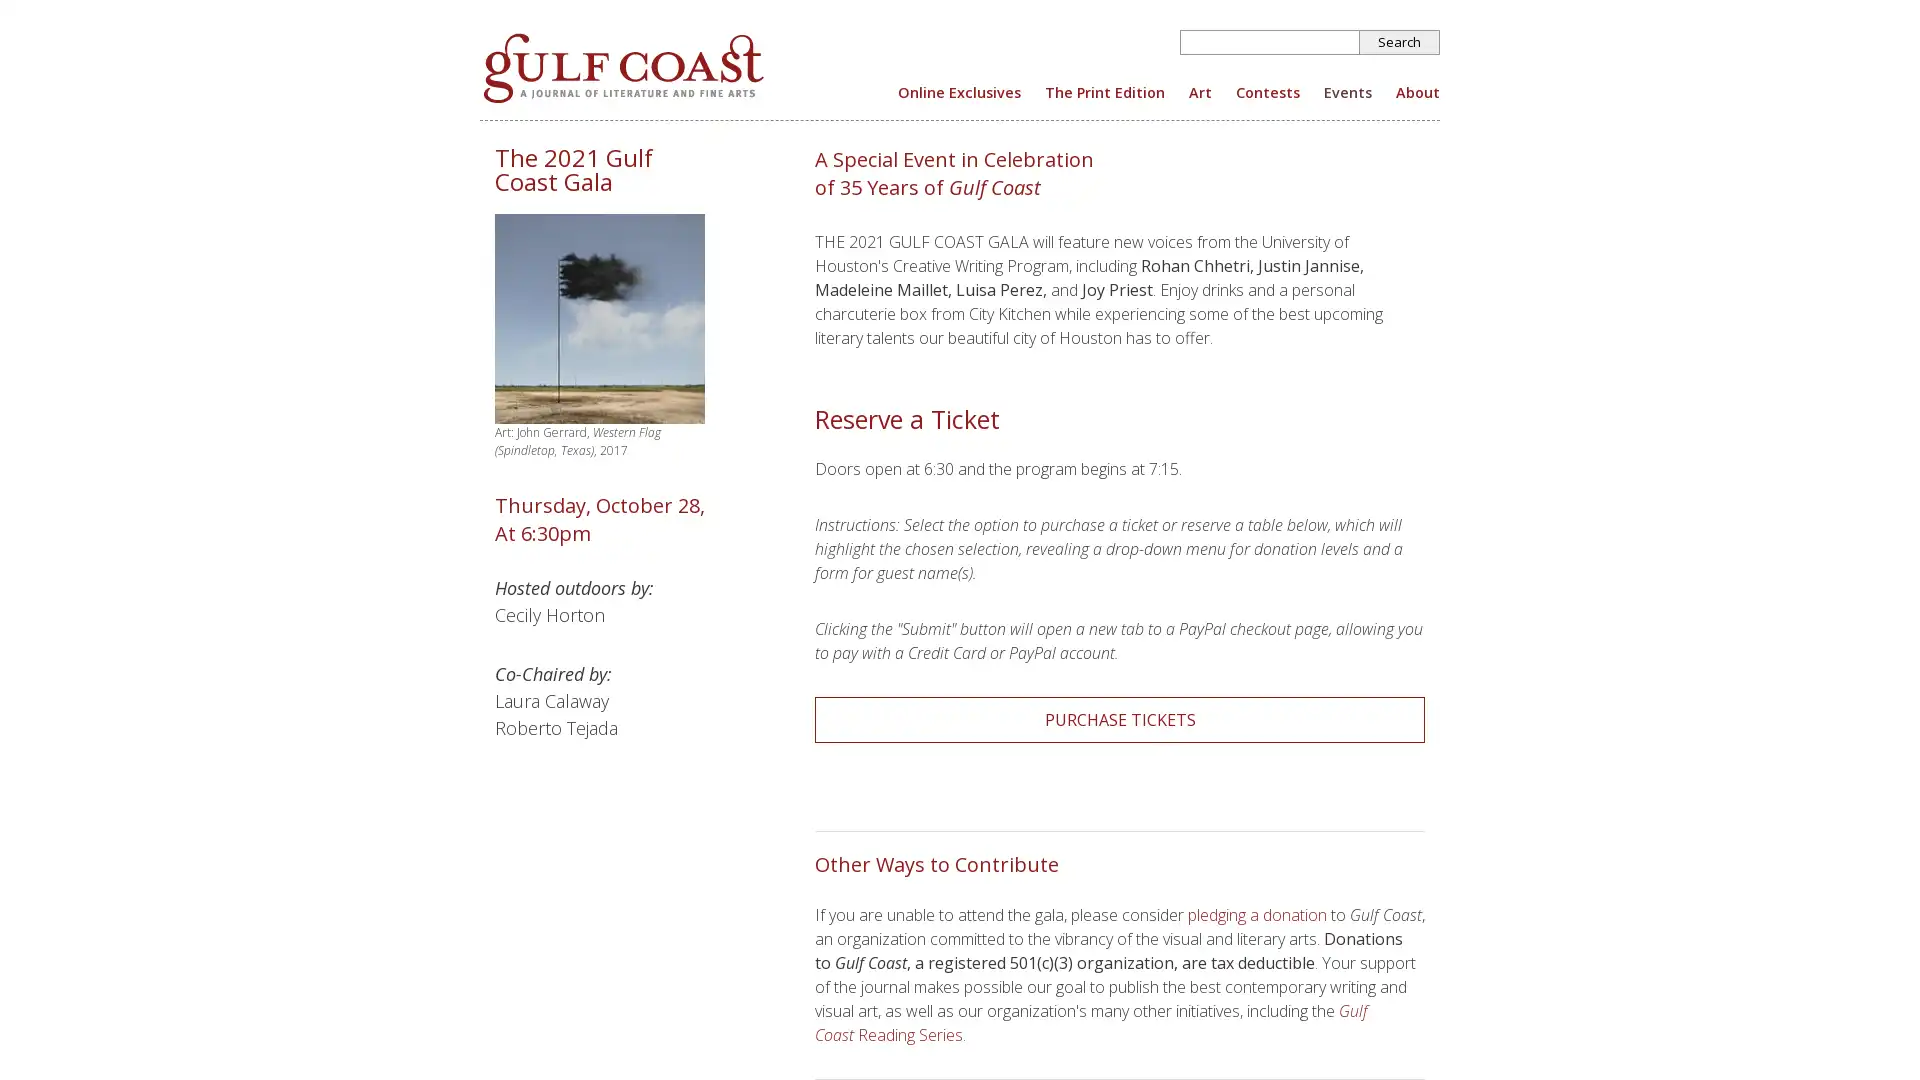 The width and height of the screenshot is (1920, 1080). What do you see at coordinates (1399, 42) in the screenshot?
I see `Search` at bounding box center [1399, 42].